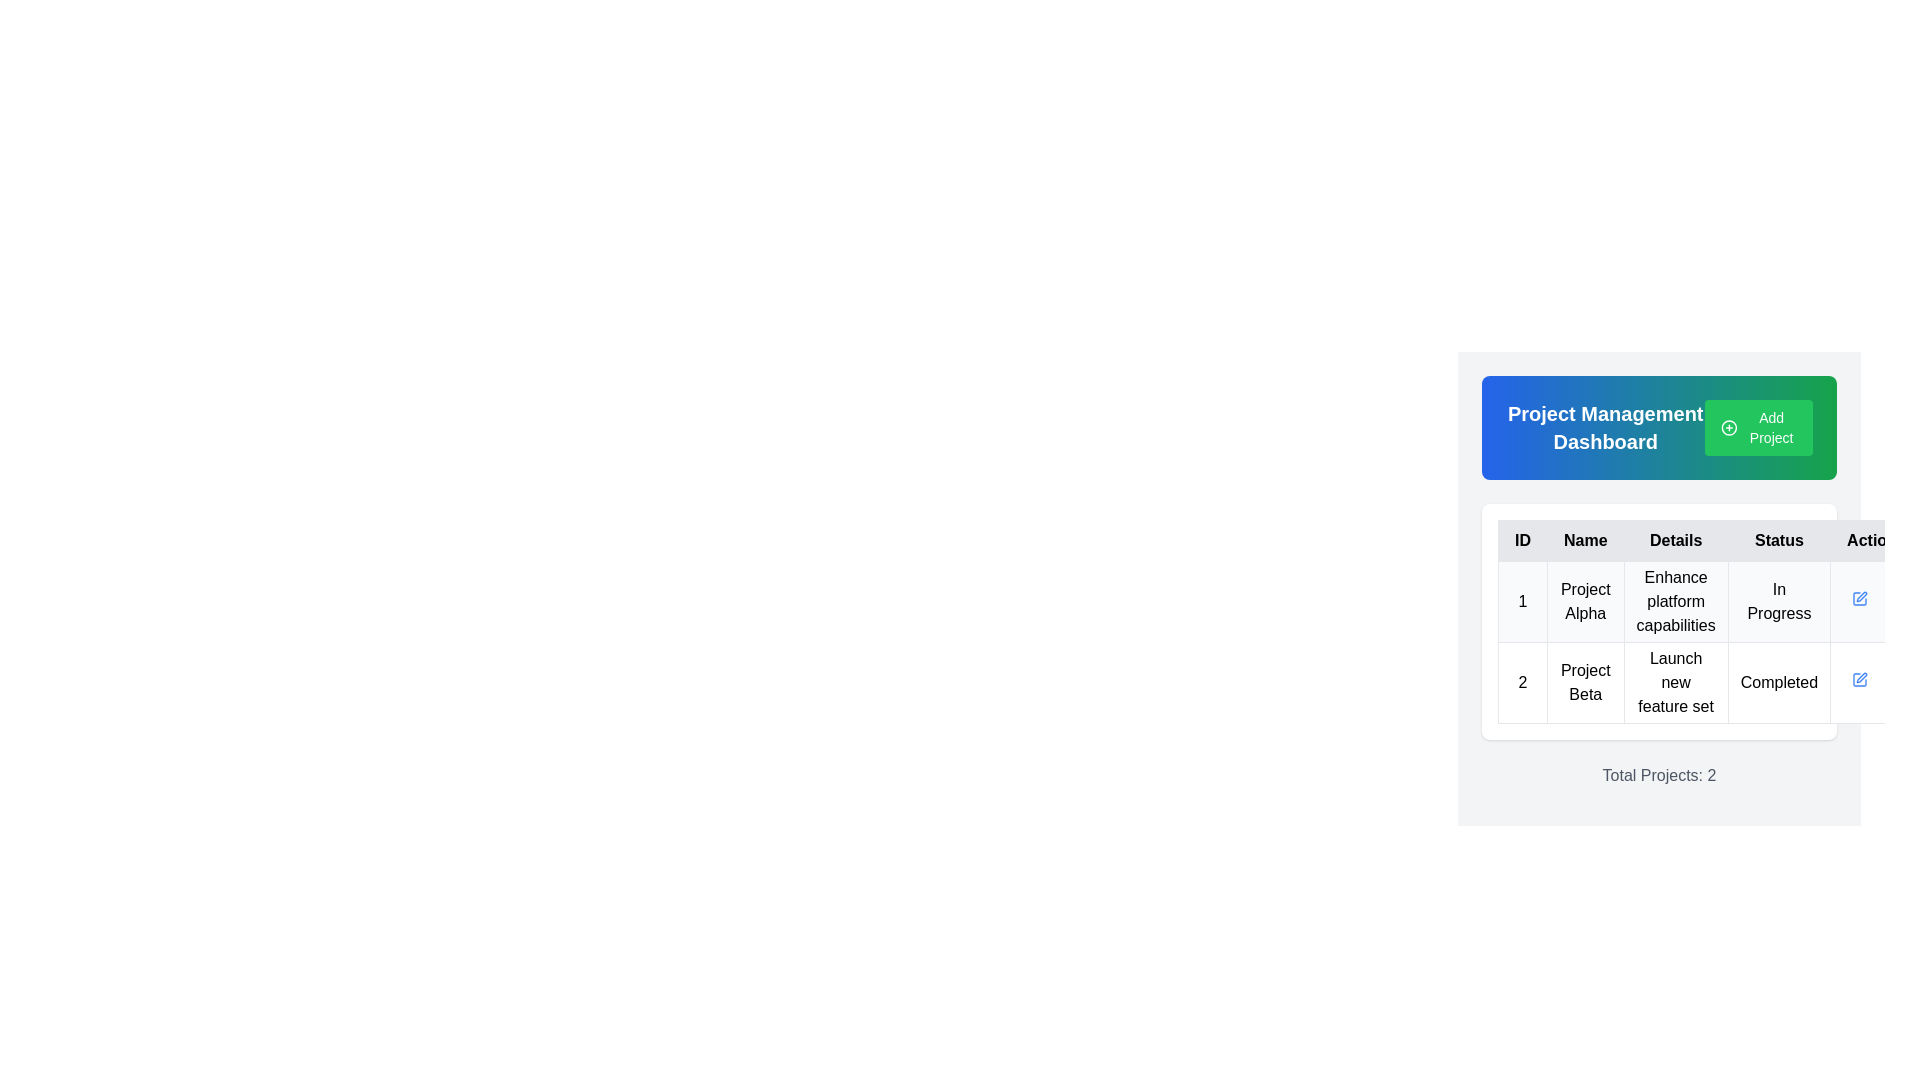 The height and width of the screenshot is (1080, 1920). Describe the element at coordinates (1521, 540) in the screenshot. I see `the table header labeled 'ID', which is styled with a bold font and located at the top-left corner of the table` at that location.